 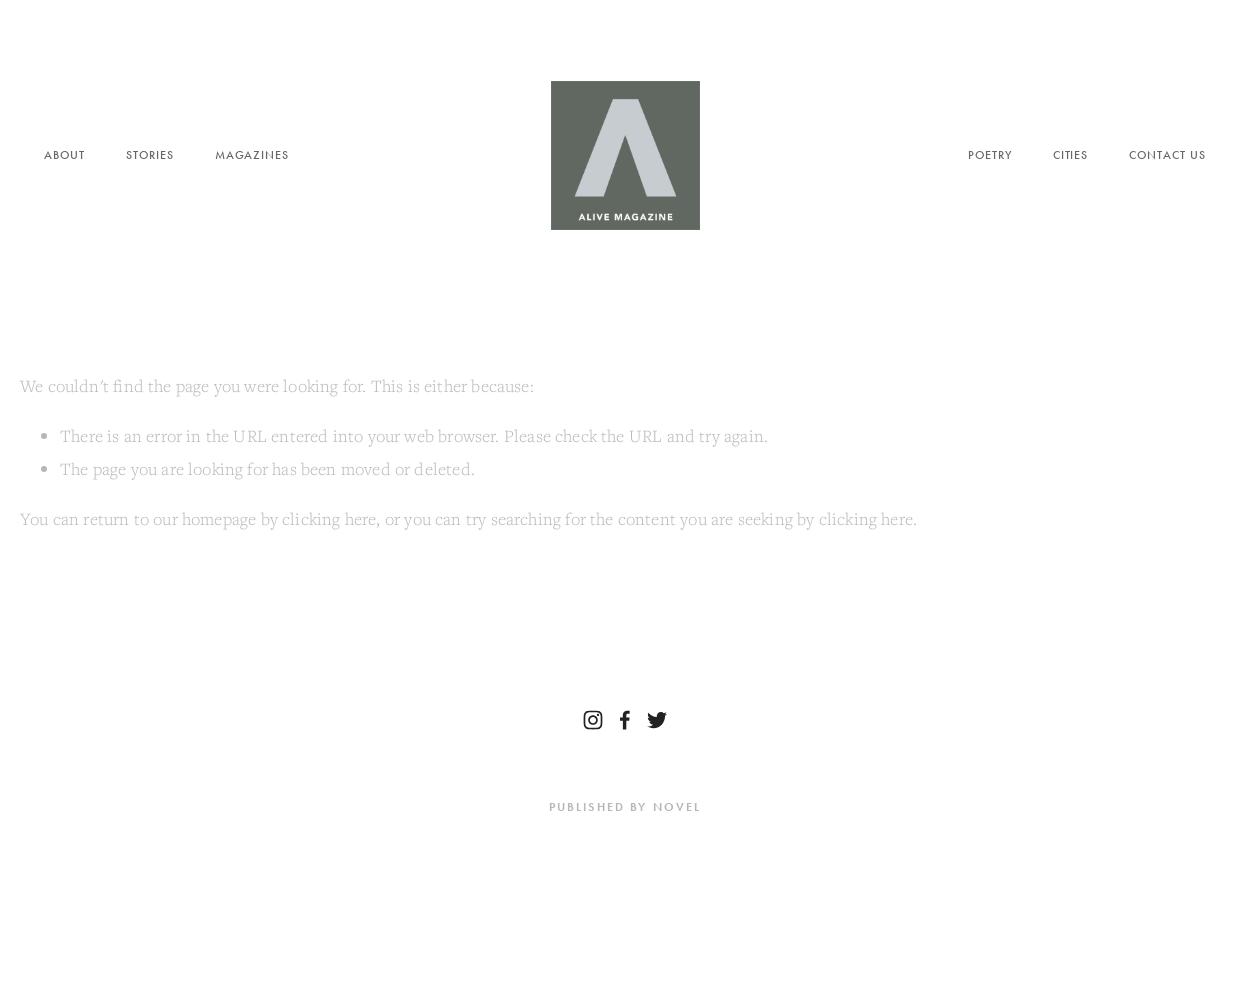 I want to click on 'There is an error in the URL entered into your web browser. Please check the URL and try again.', so click(x=414, y=435).